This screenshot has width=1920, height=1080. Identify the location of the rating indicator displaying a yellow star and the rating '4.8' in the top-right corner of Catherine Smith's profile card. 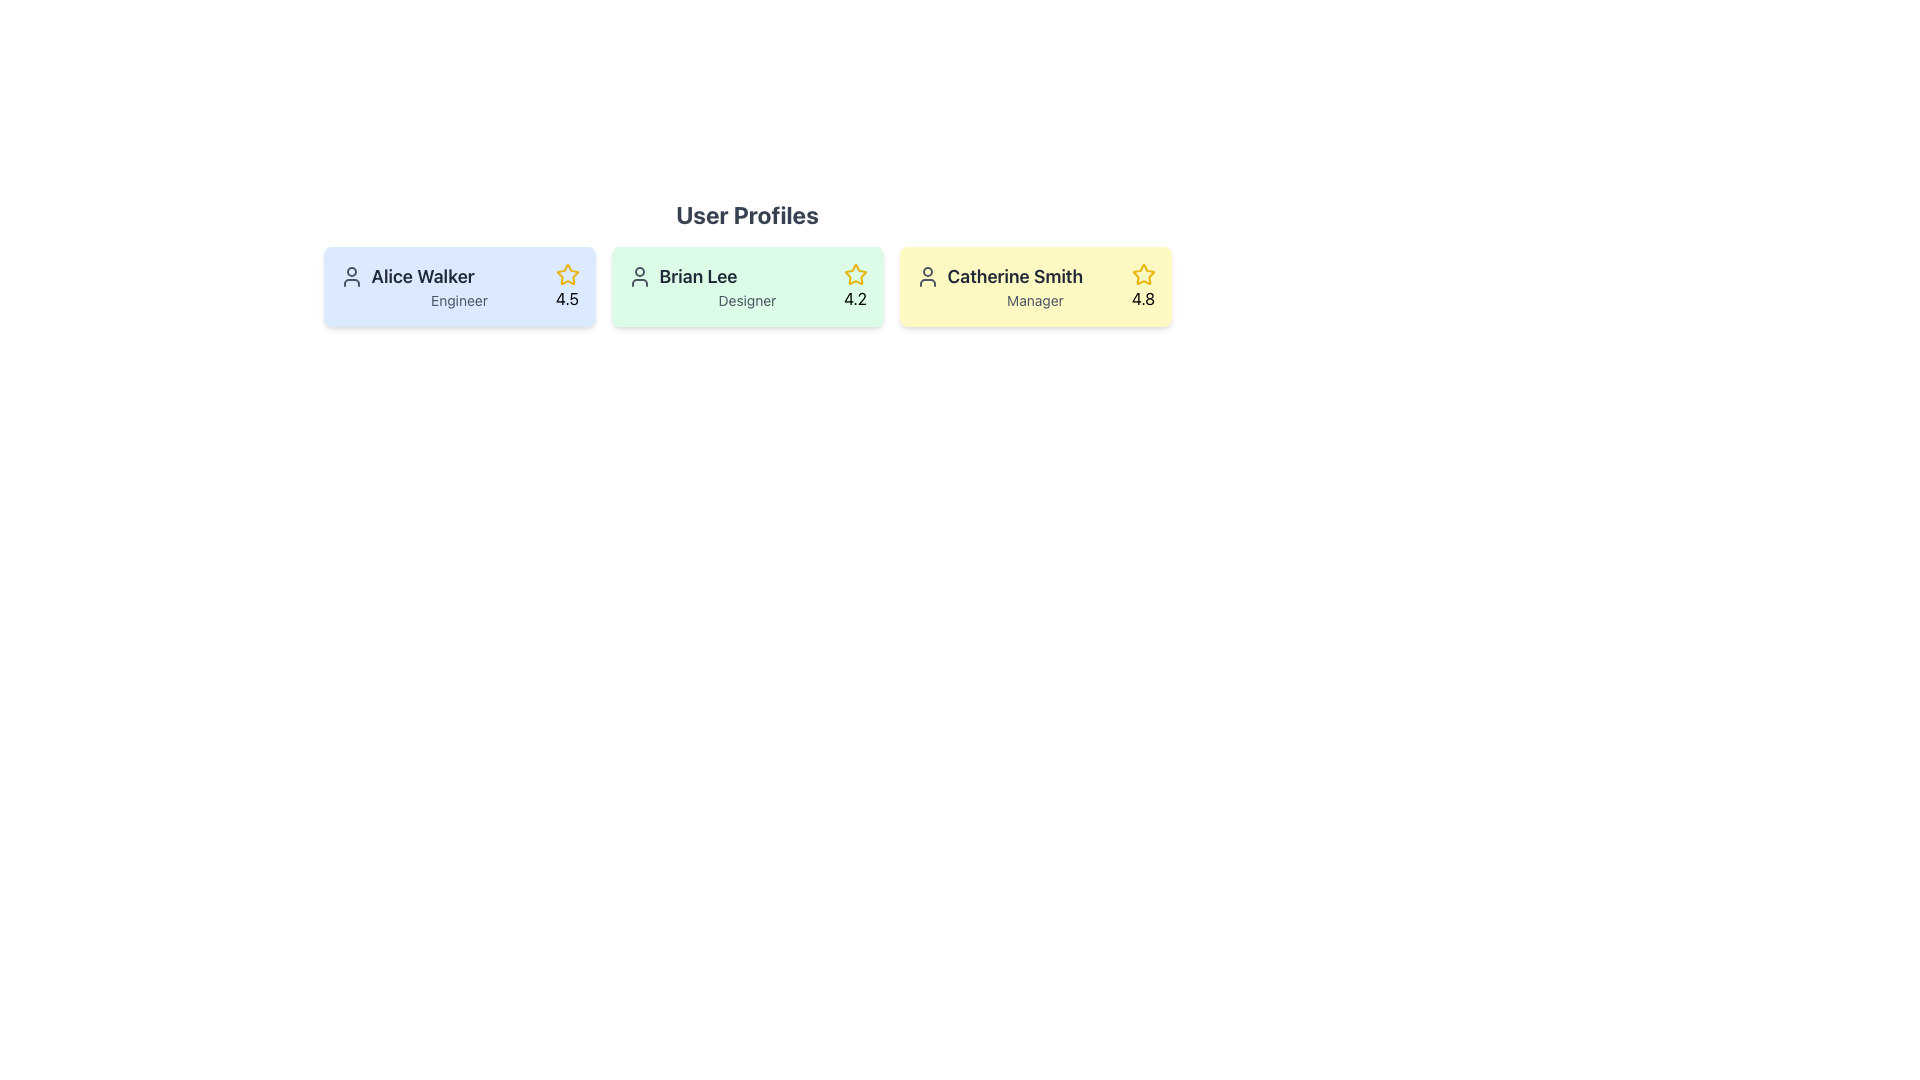
(1143, 286).